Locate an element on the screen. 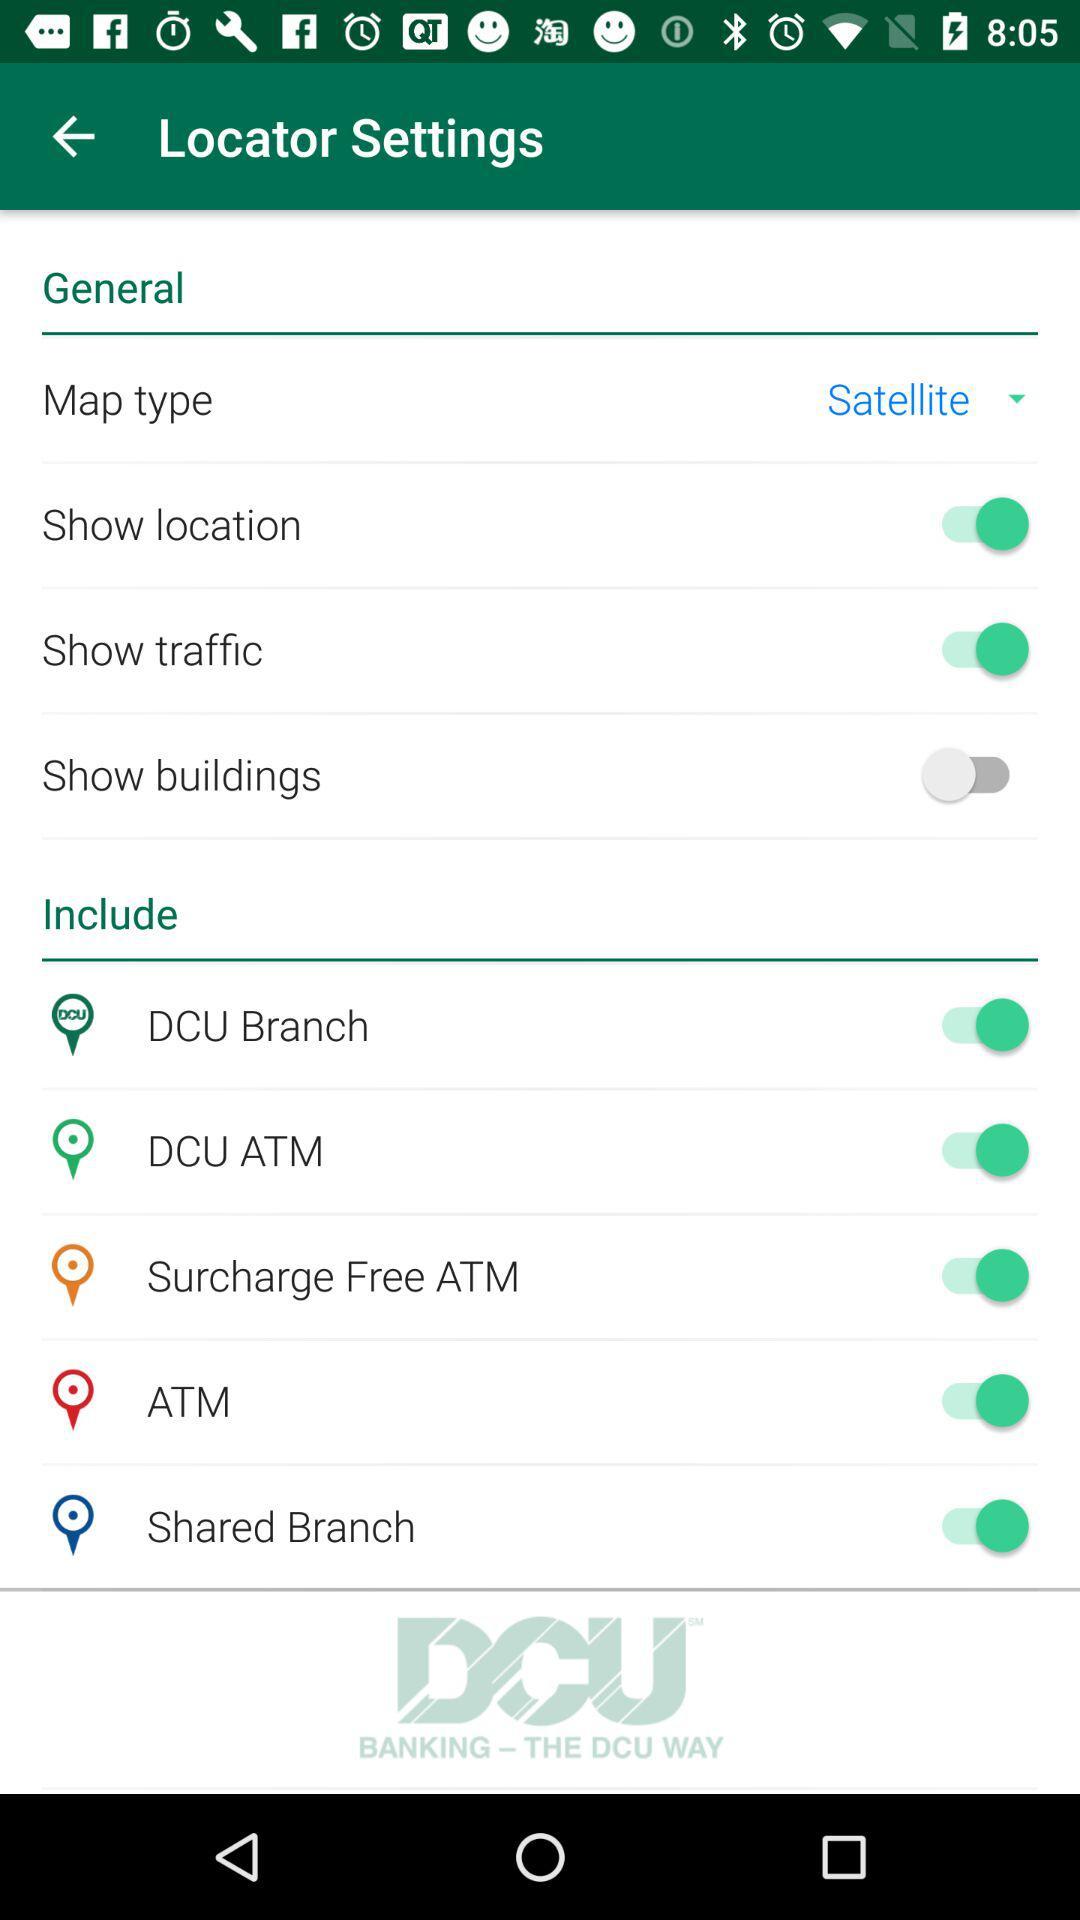 This screenshot has height=1920, width=1080. toggles option on and off is located at coordinates (974, 1149).